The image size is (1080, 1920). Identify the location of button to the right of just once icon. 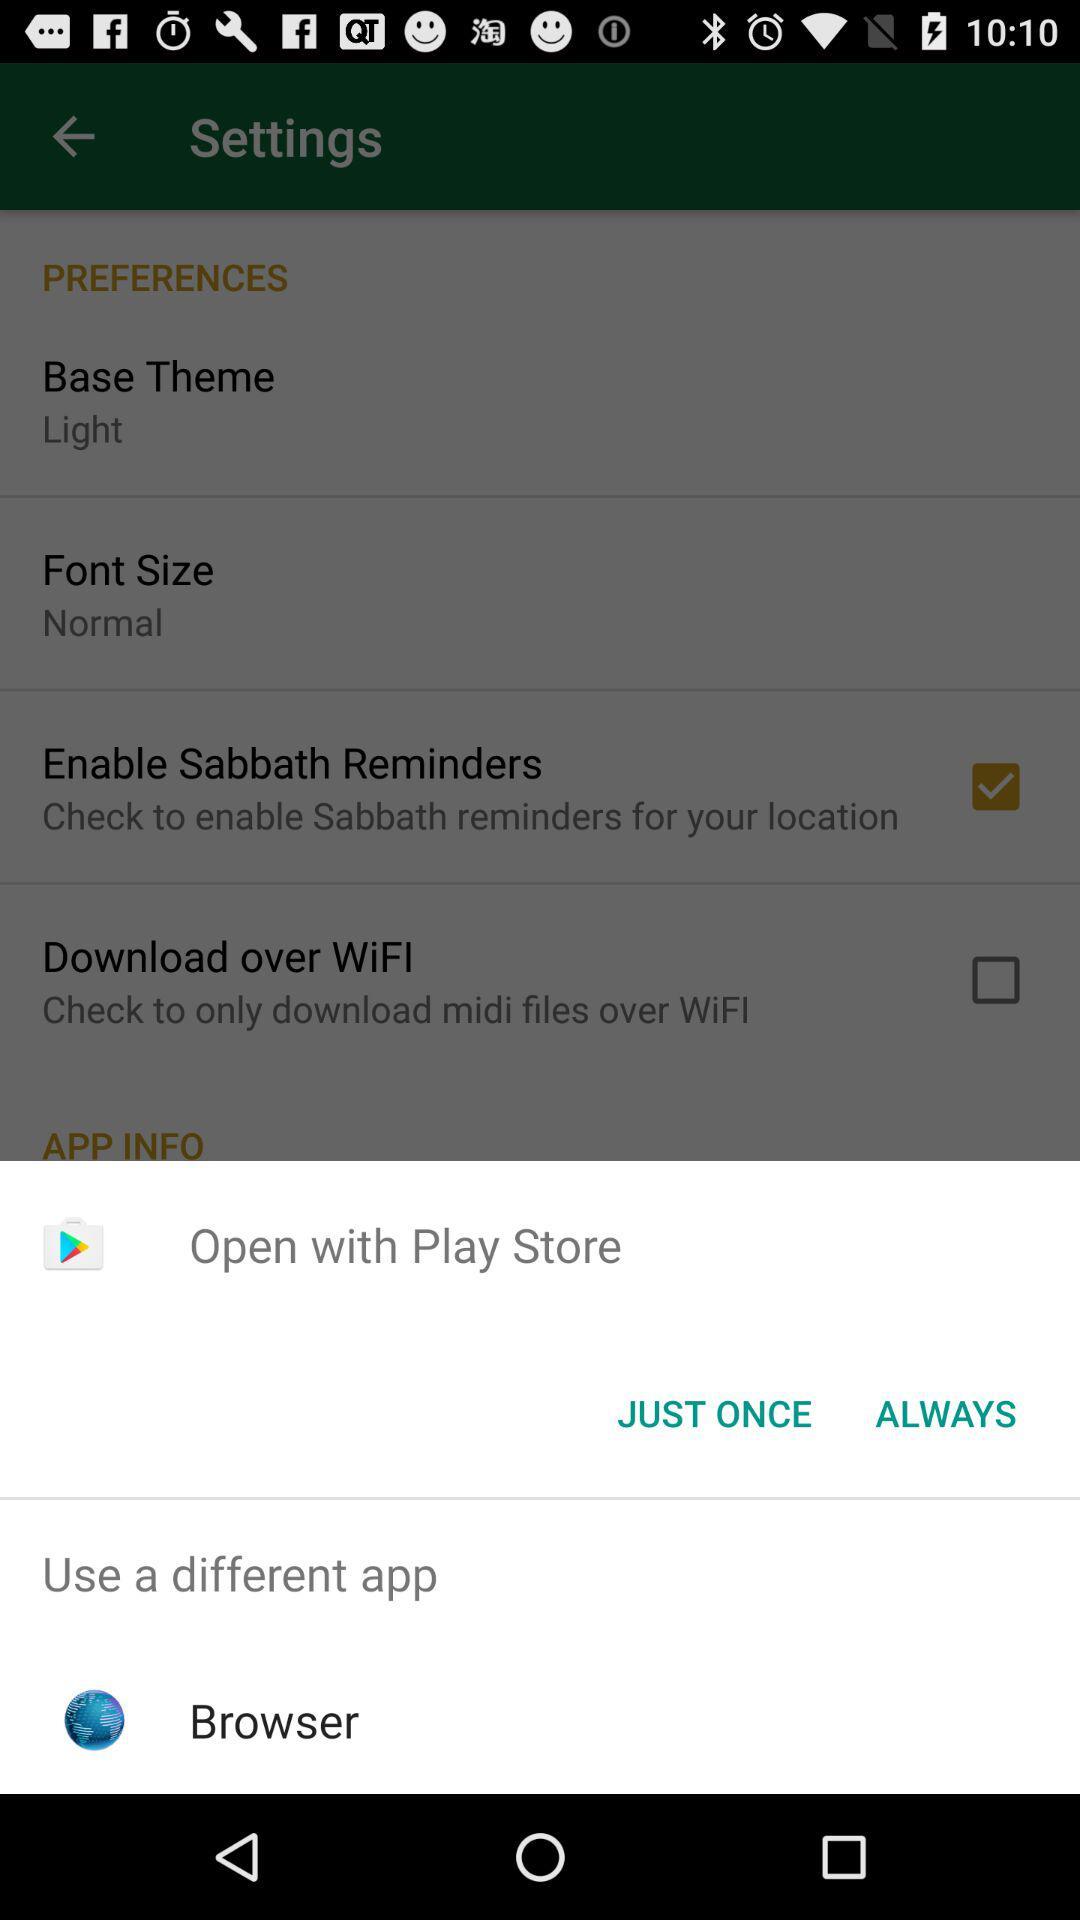
(945, 1411).